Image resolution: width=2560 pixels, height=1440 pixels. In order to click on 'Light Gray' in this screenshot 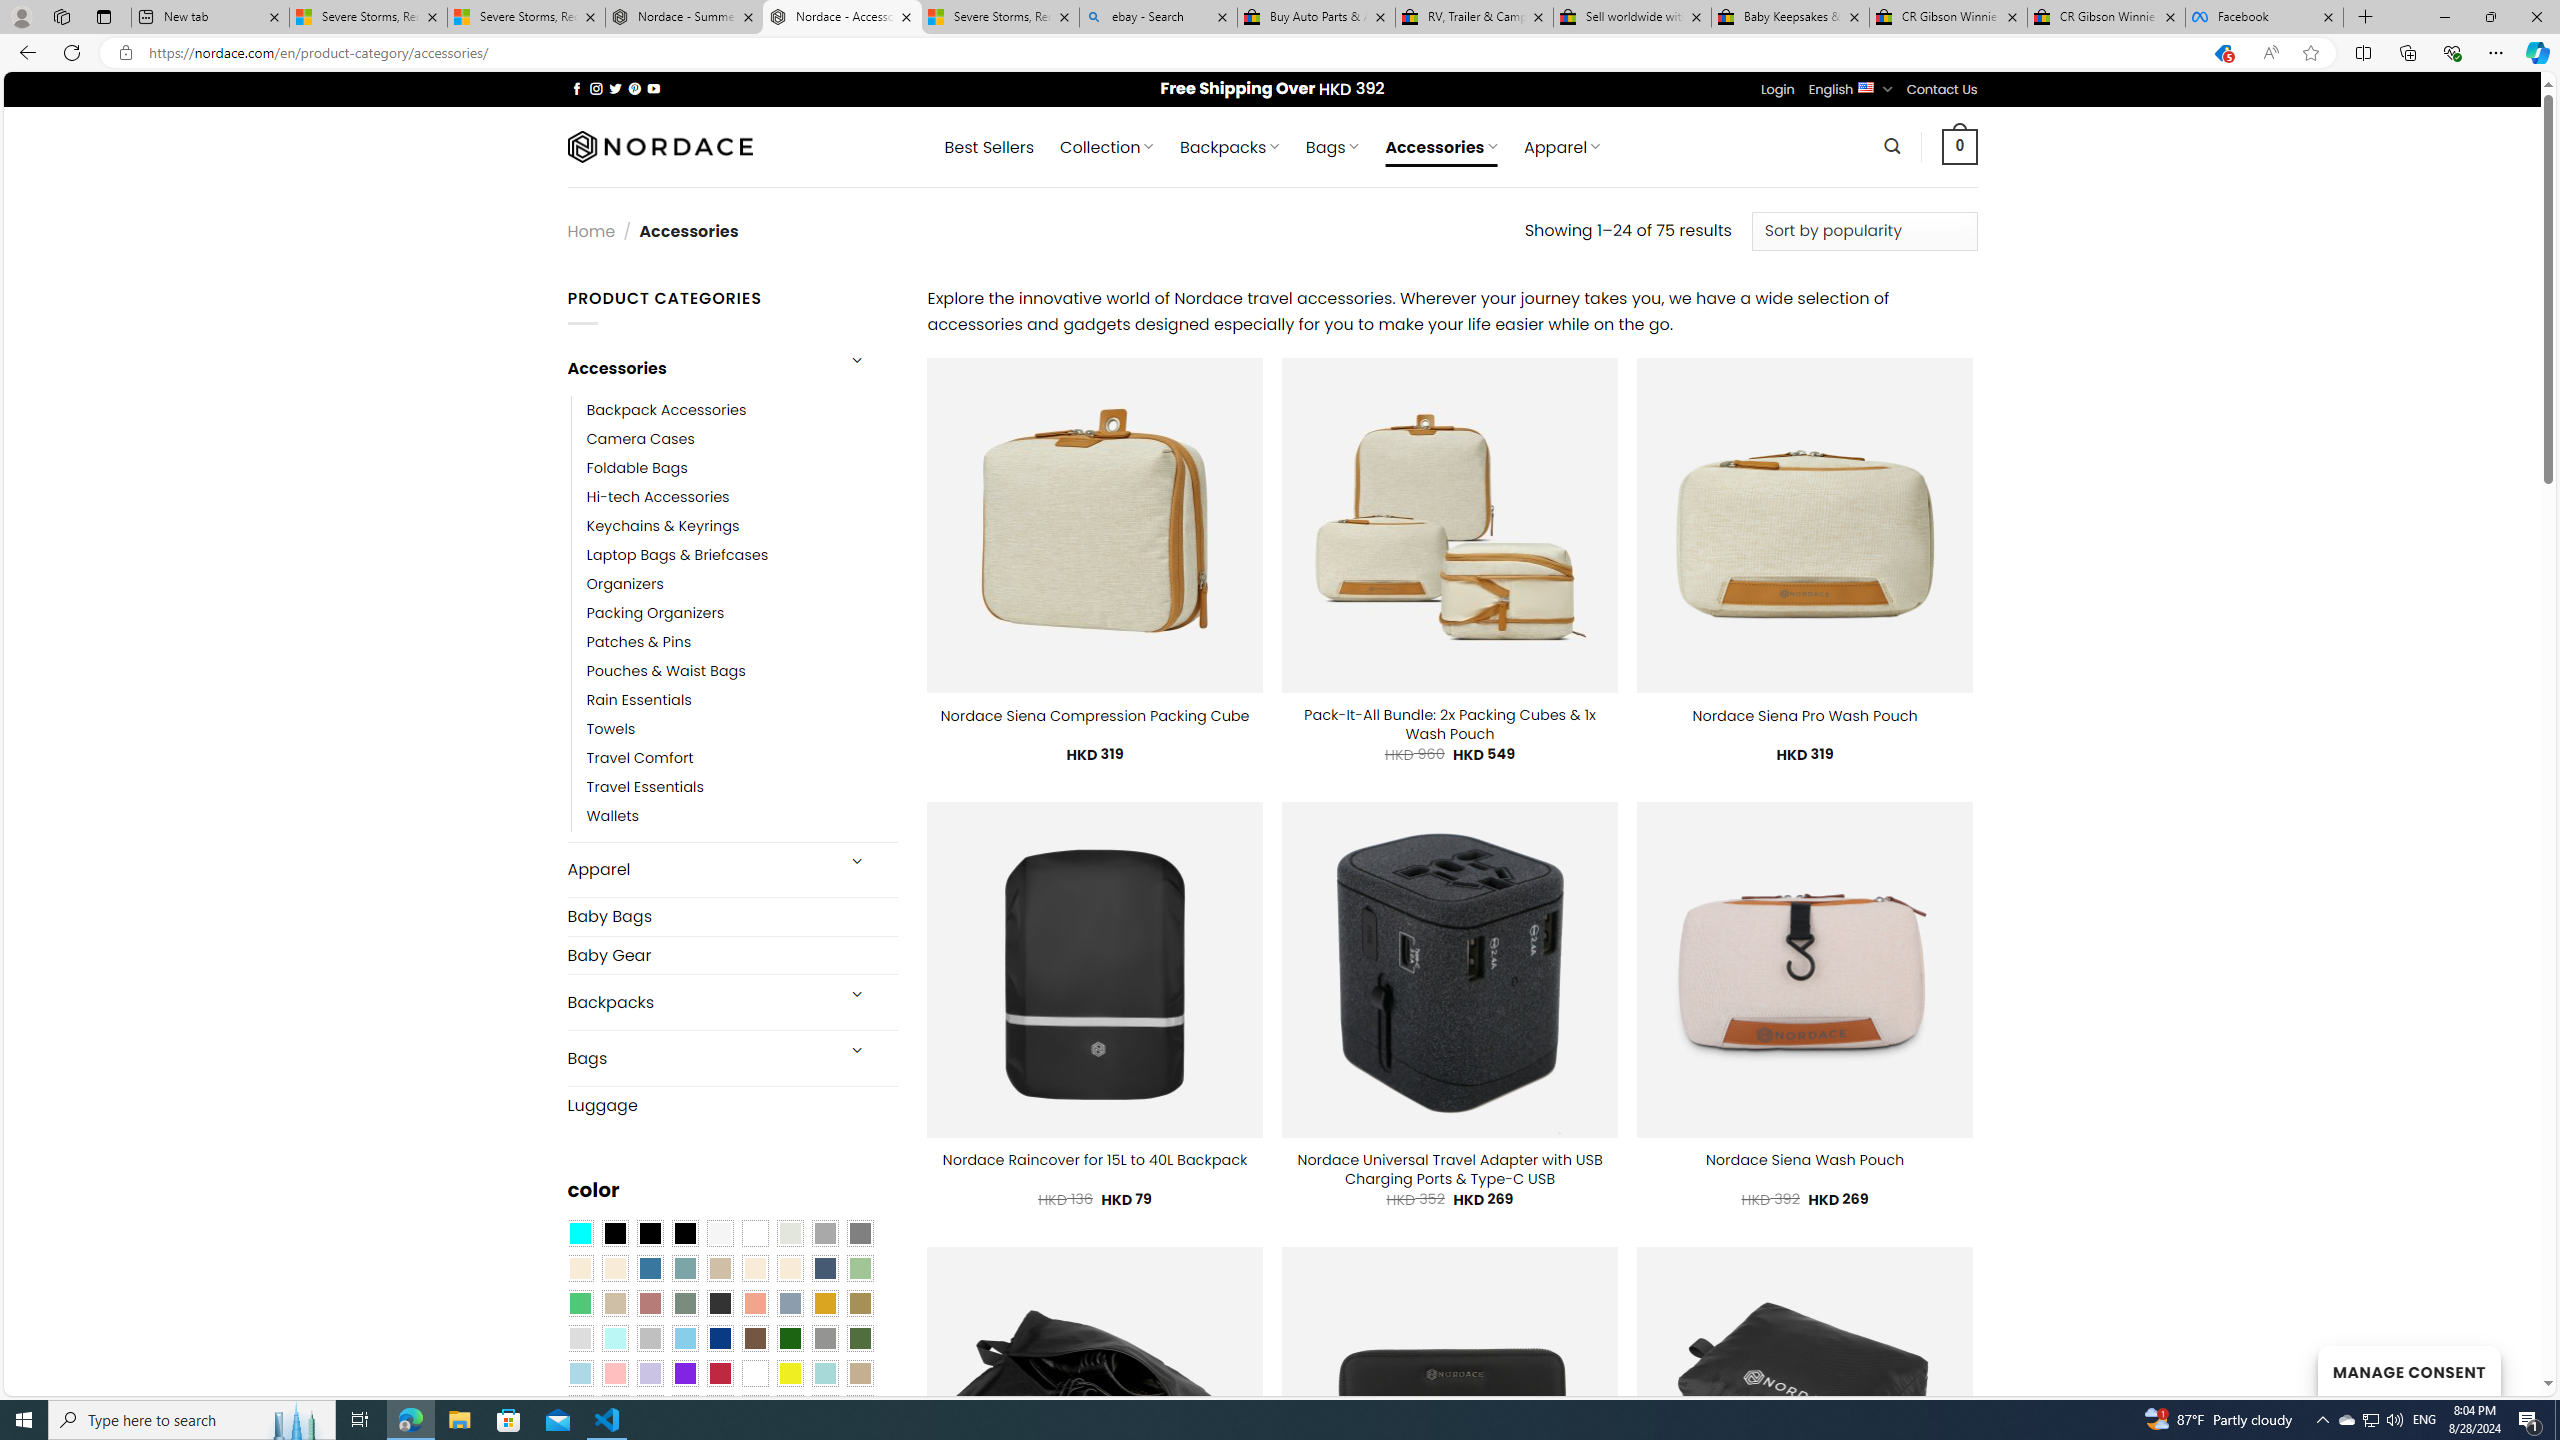, I will do `click(578, 1338)`.